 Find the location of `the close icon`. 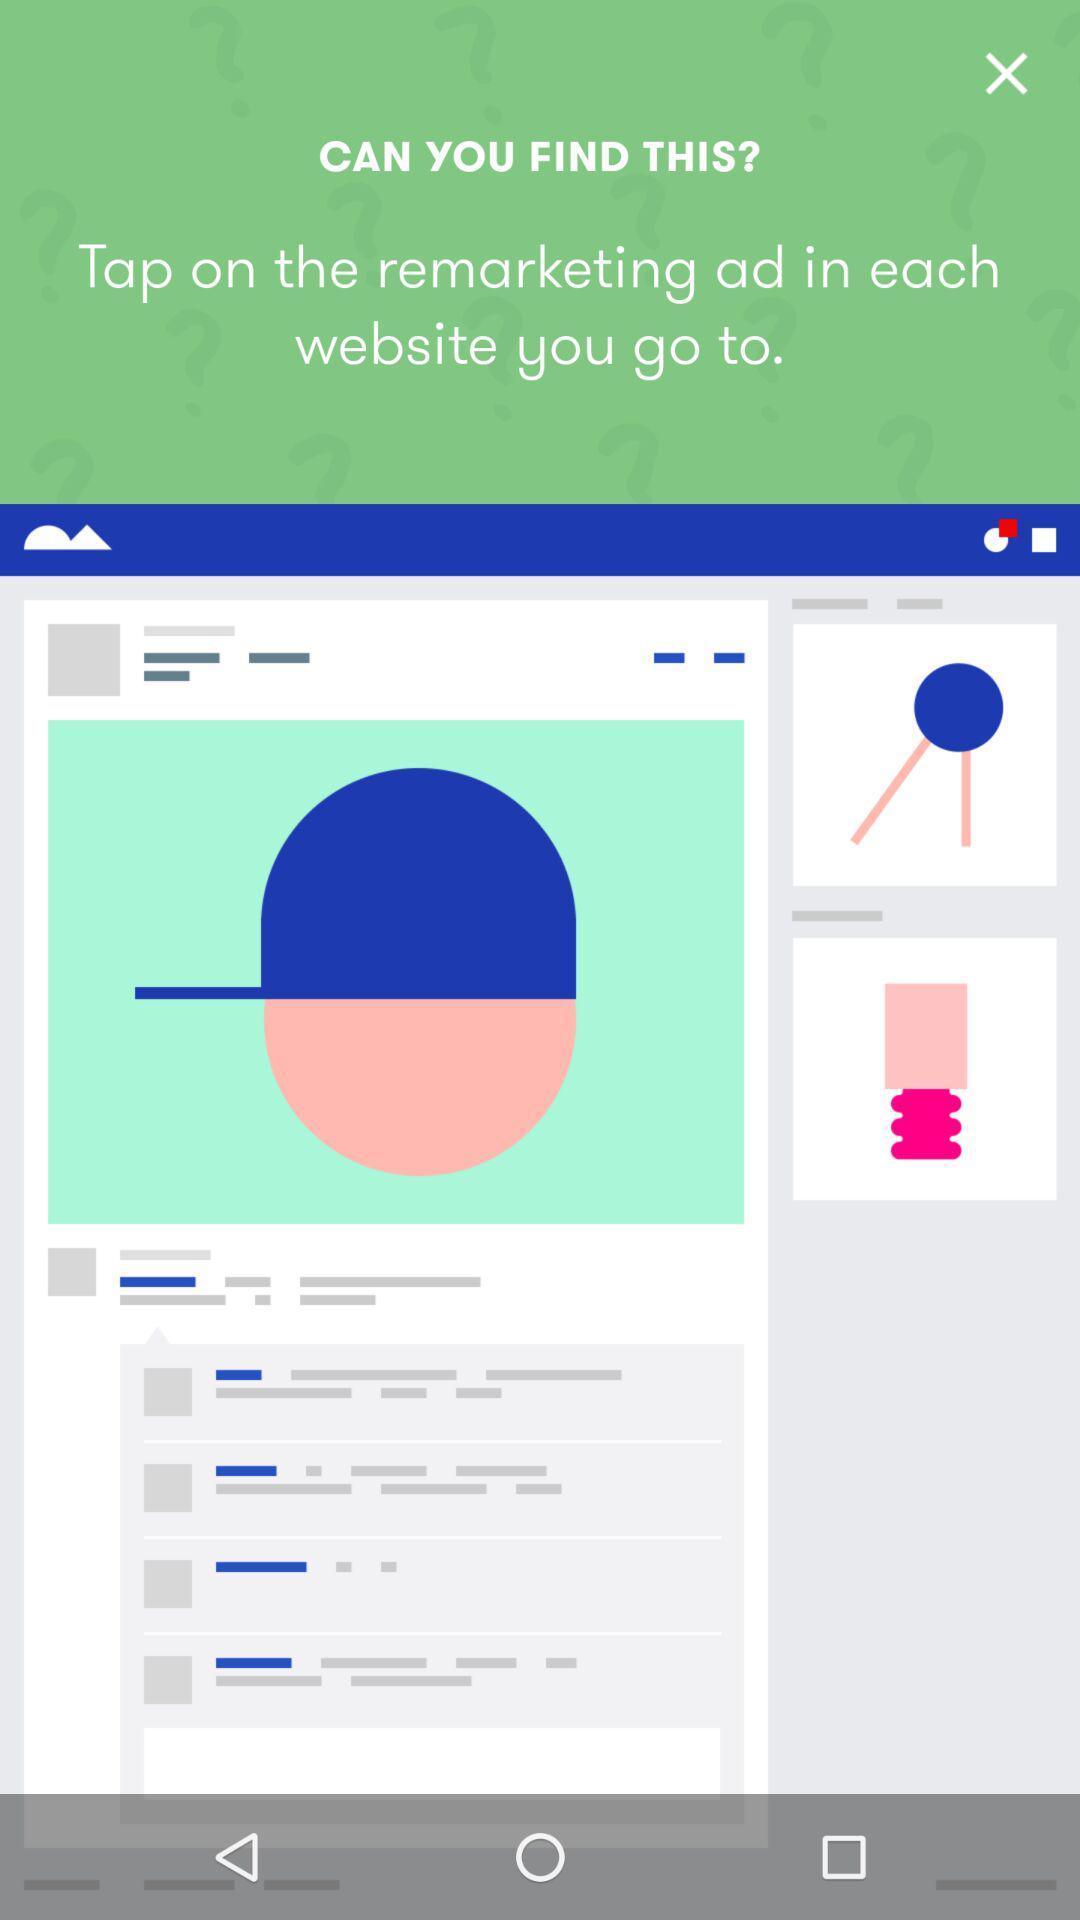

the close icon is located at coordinates (1006, 73).